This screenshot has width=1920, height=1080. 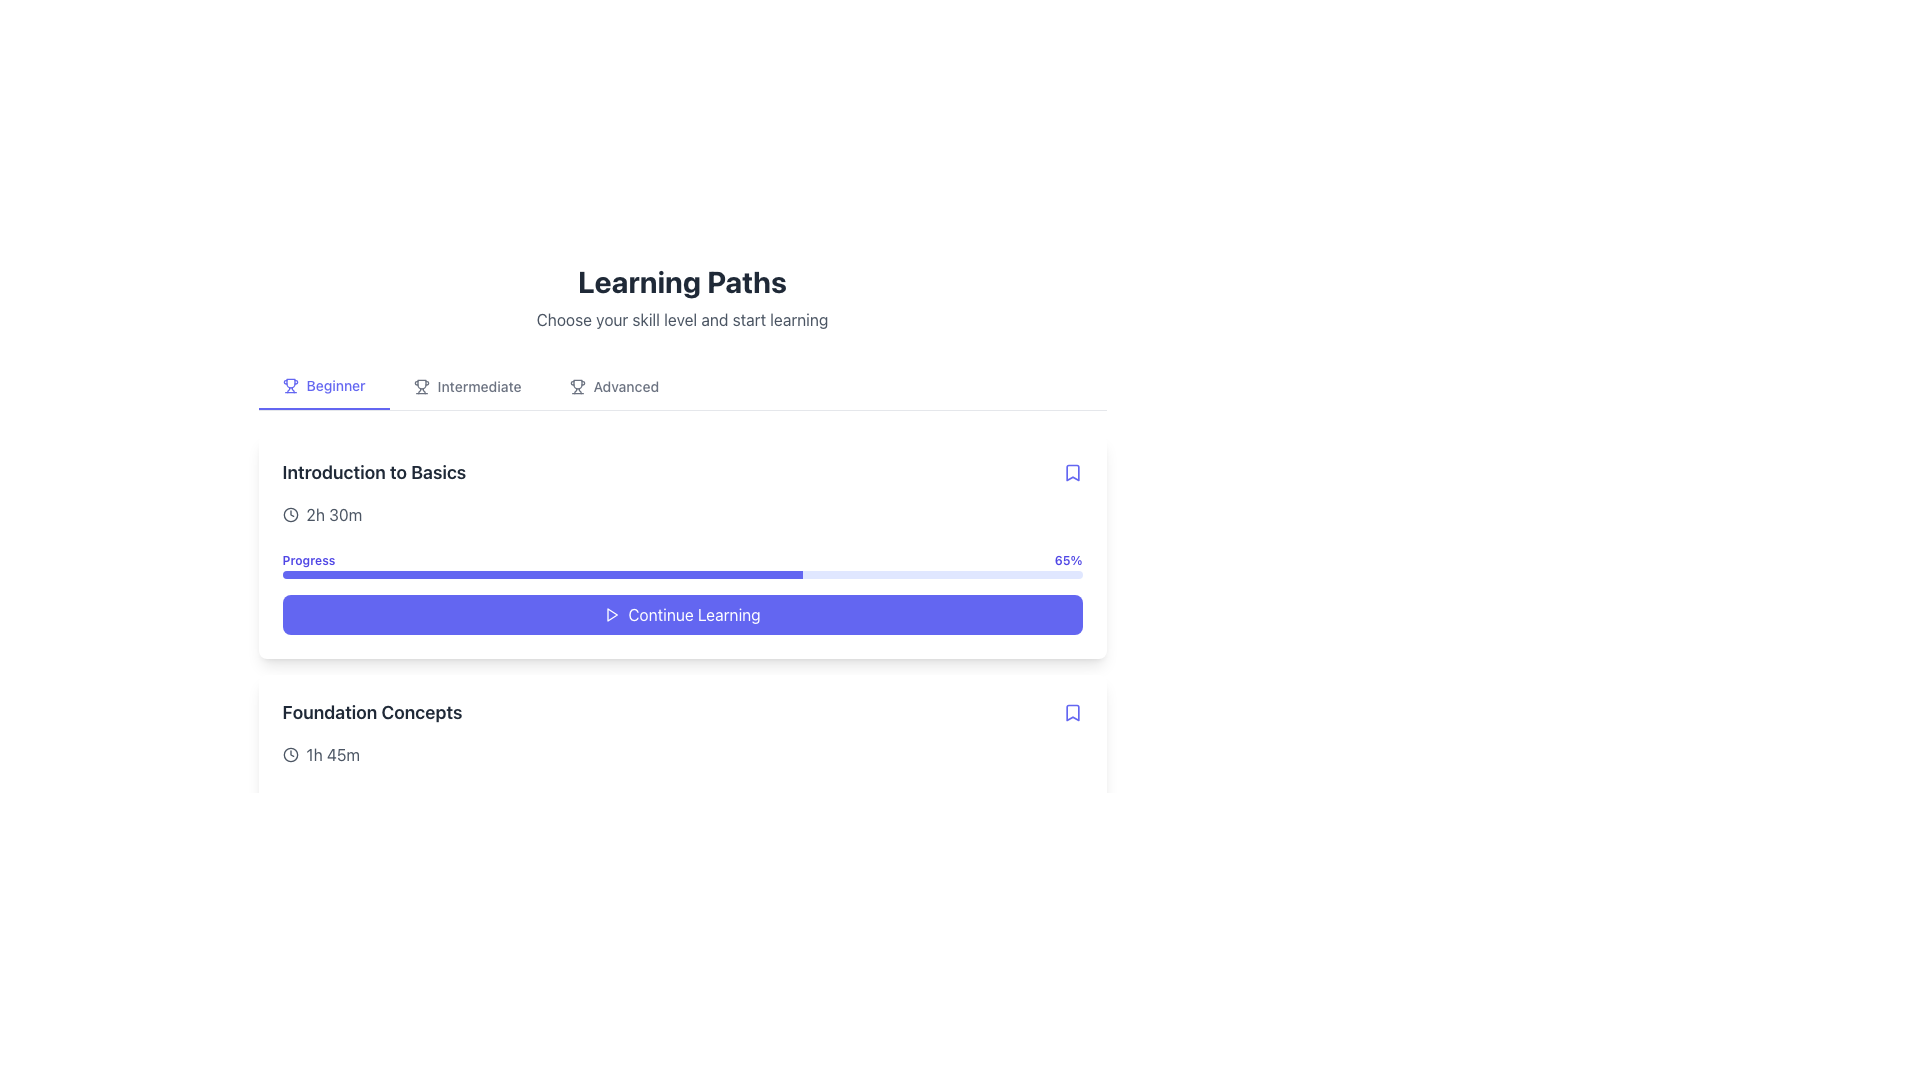 I want to click on the 'Continue' button for the 'Introduction to Basics' course, so click(x=682, y=613).